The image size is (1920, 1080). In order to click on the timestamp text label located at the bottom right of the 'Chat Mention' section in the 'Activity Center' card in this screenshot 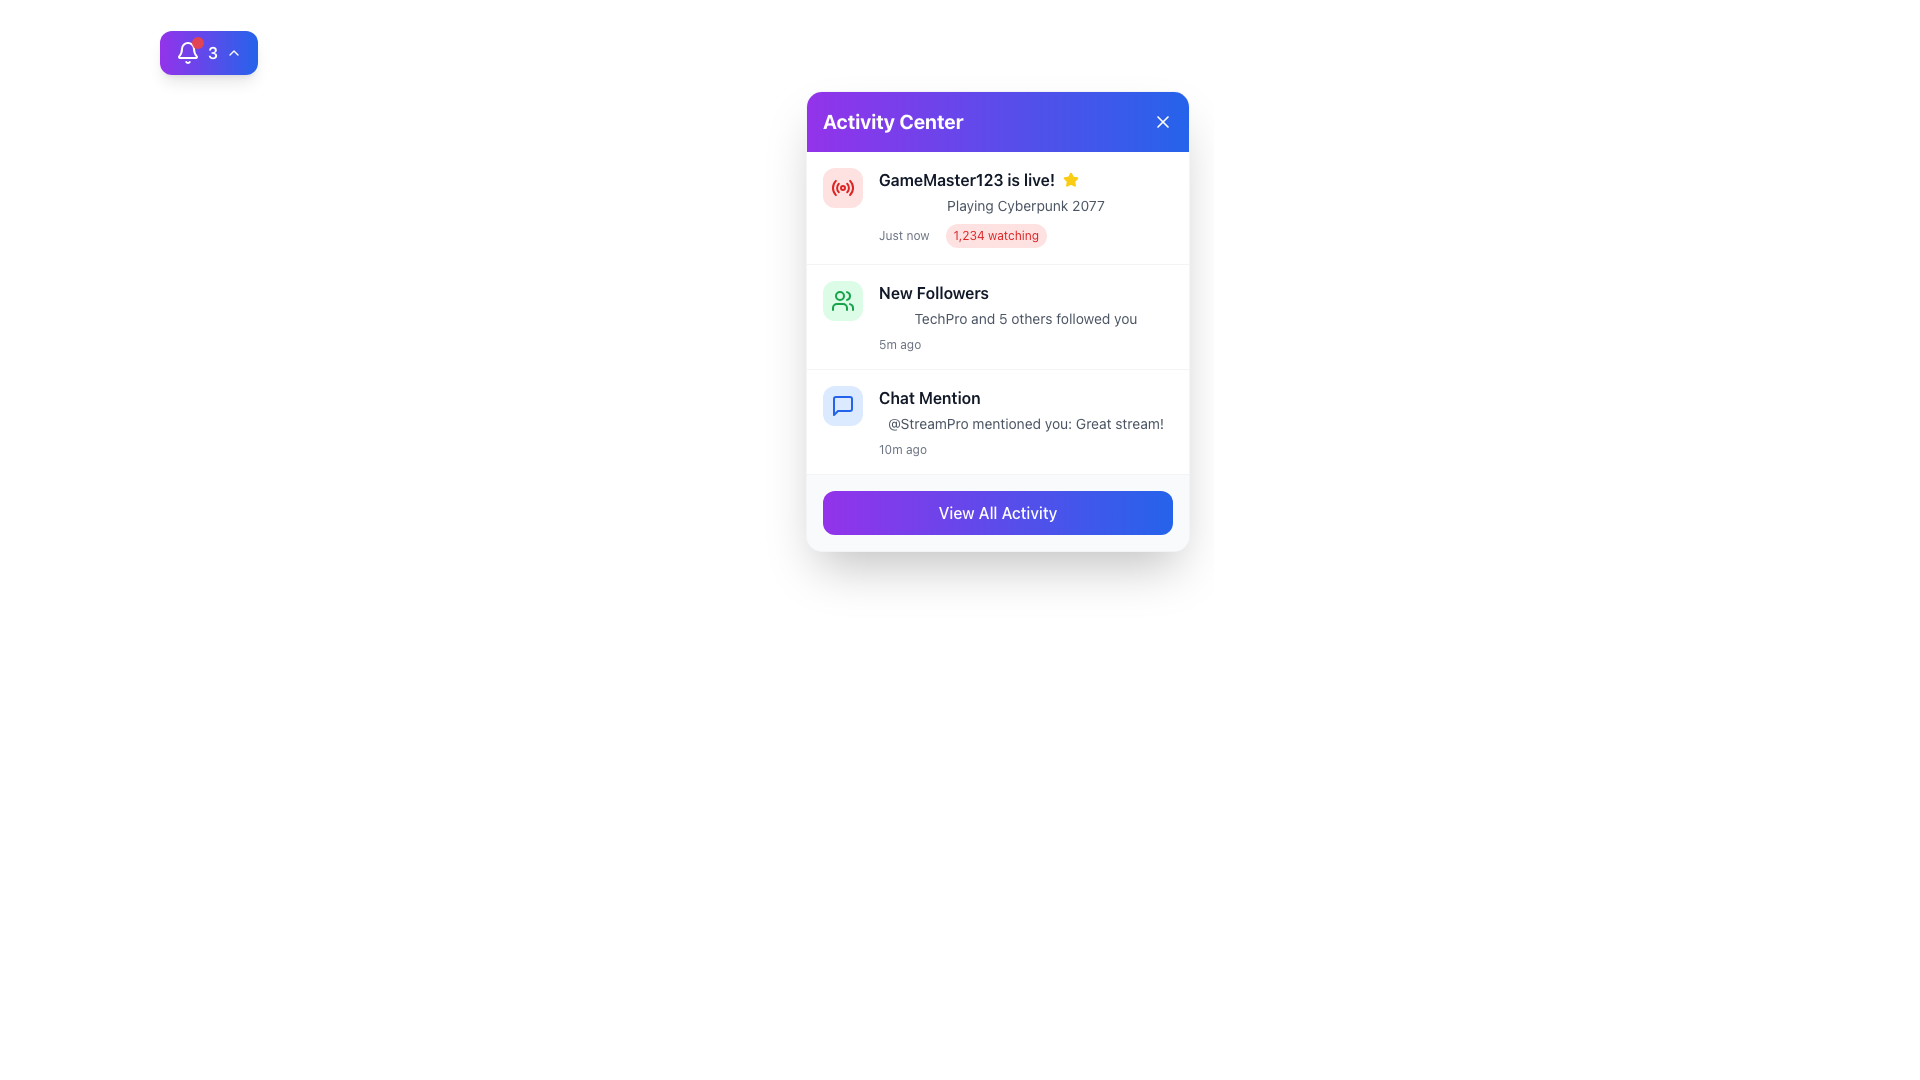, I will do `click(901, 450)`.